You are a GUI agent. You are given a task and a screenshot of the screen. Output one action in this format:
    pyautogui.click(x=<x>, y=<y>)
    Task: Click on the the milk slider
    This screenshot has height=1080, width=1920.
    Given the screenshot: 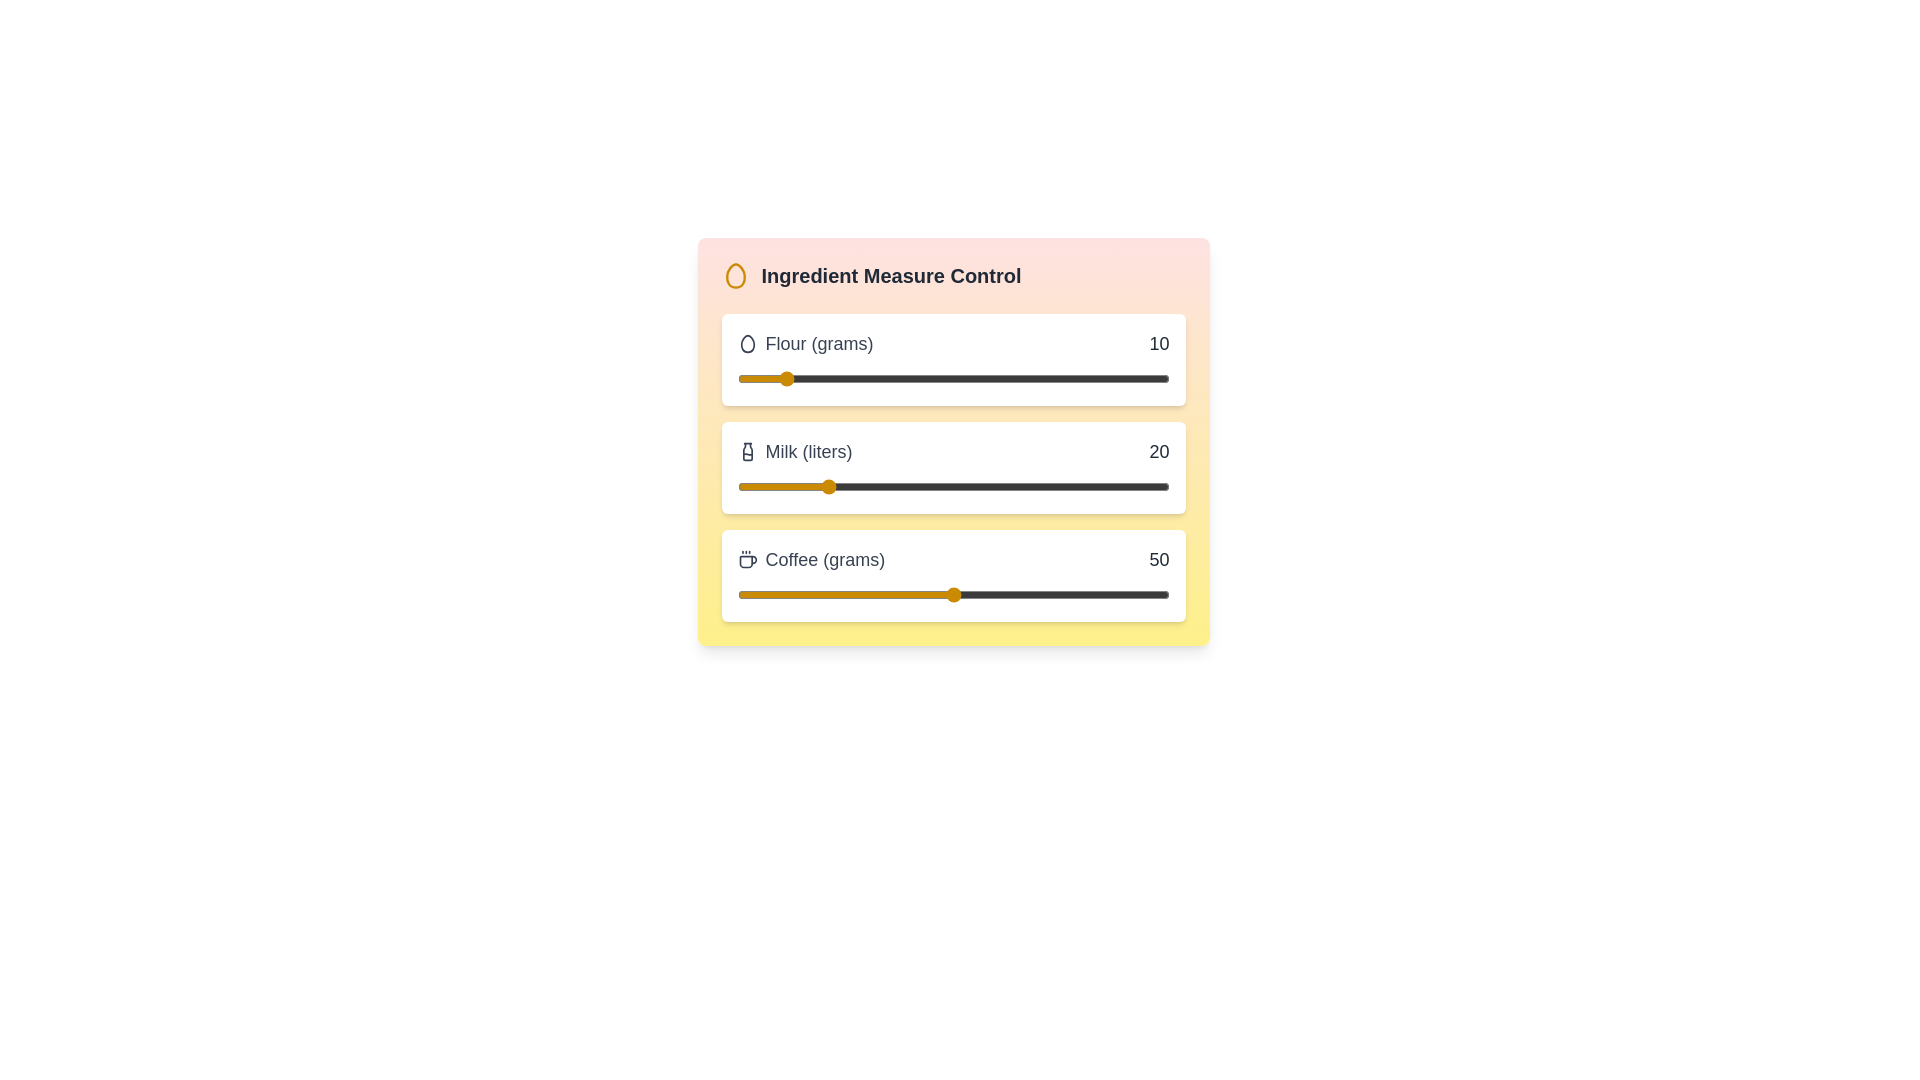 What is the action you would take?
    pyautogui.click(x=1005, y=486)
    